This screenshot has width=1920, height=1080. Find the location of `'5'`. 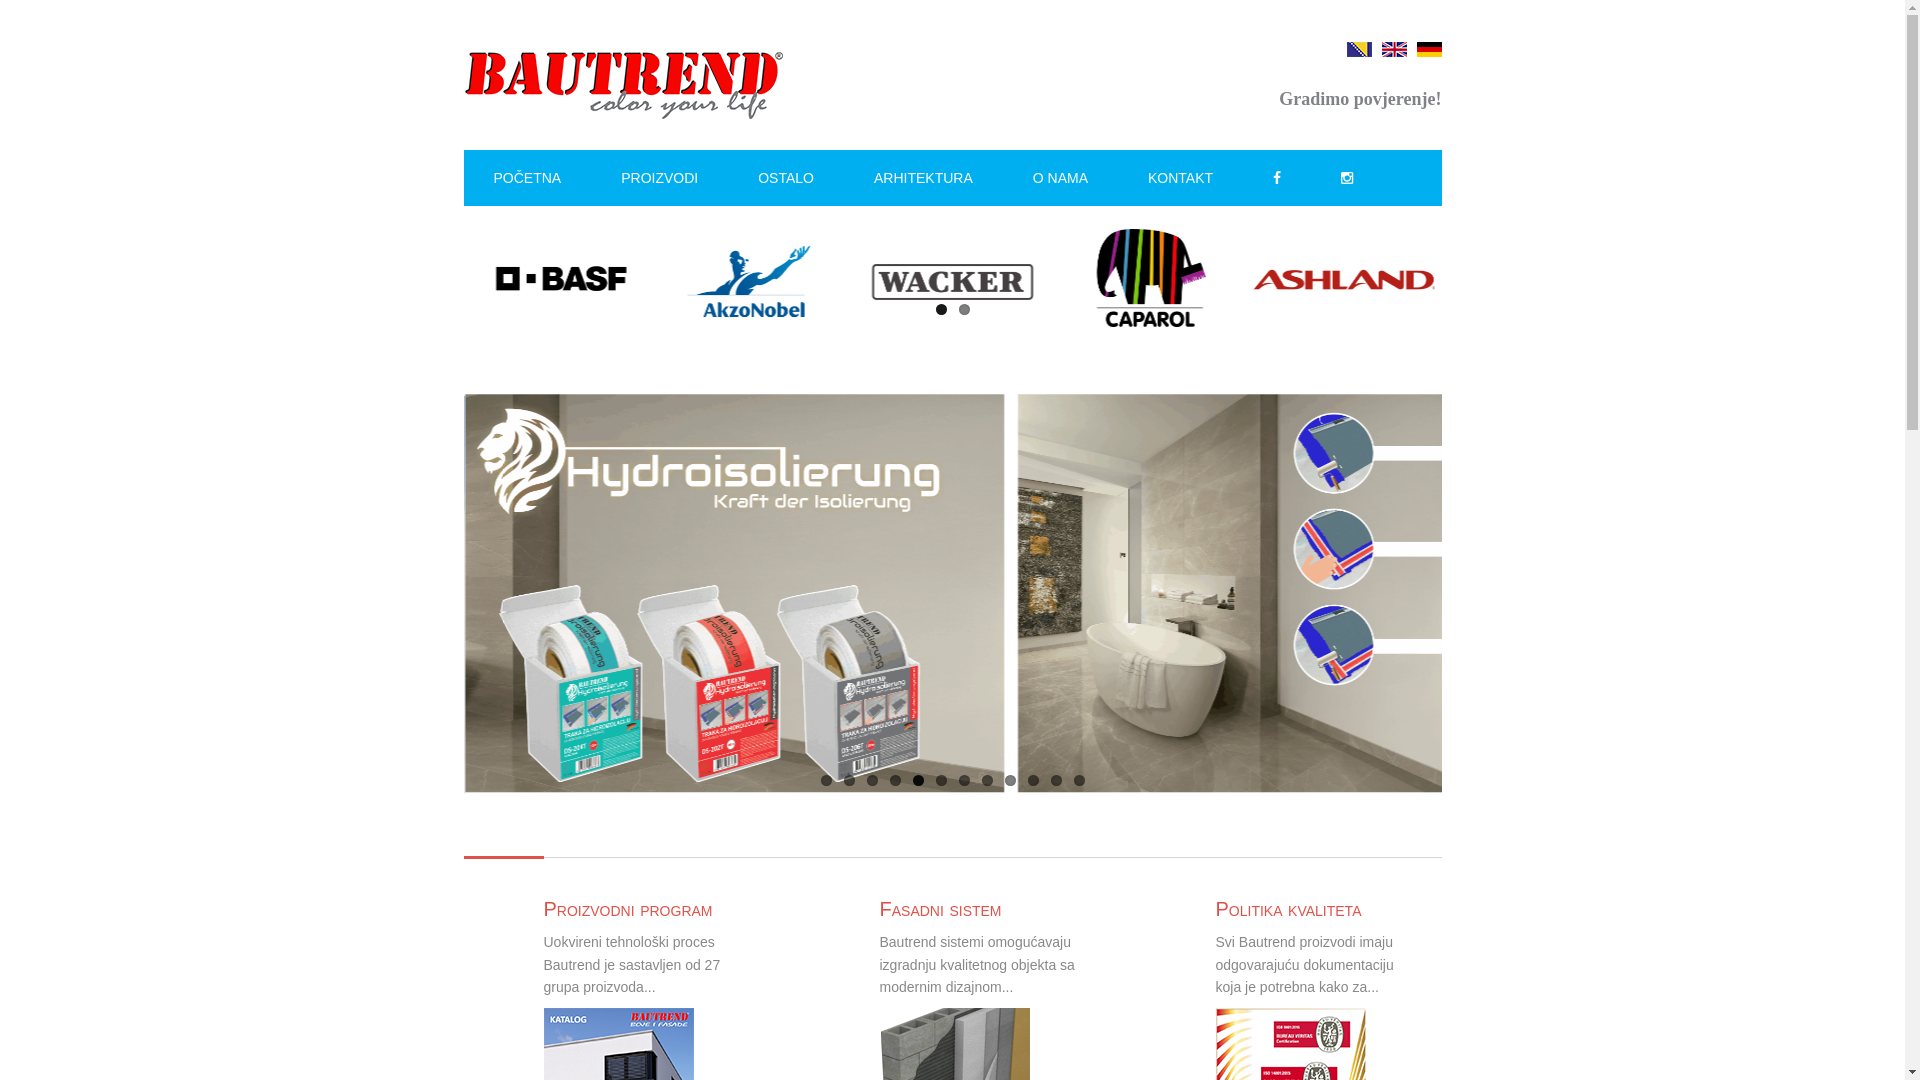

'5' is located at coordinates (916, 779).